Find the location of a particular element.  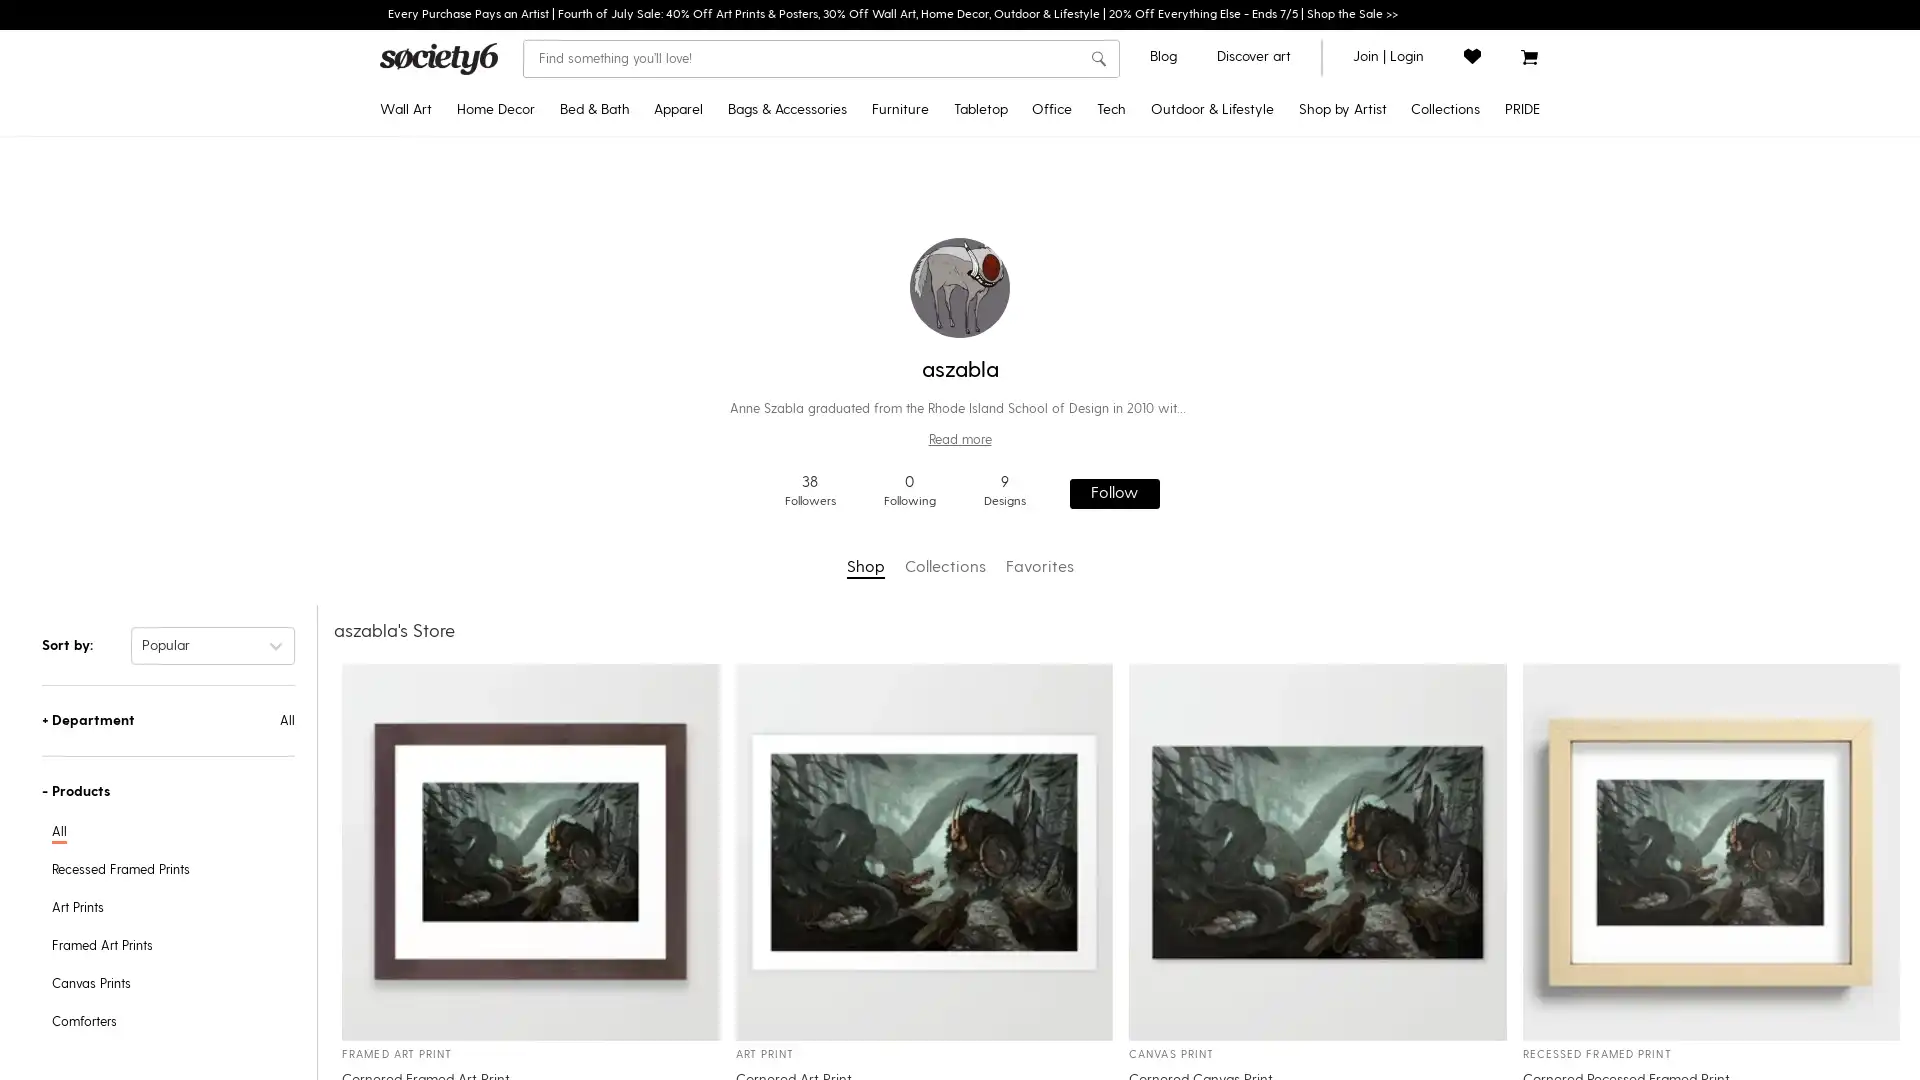

Pantone Color of 2022 is located at coordinates (1371, 353).